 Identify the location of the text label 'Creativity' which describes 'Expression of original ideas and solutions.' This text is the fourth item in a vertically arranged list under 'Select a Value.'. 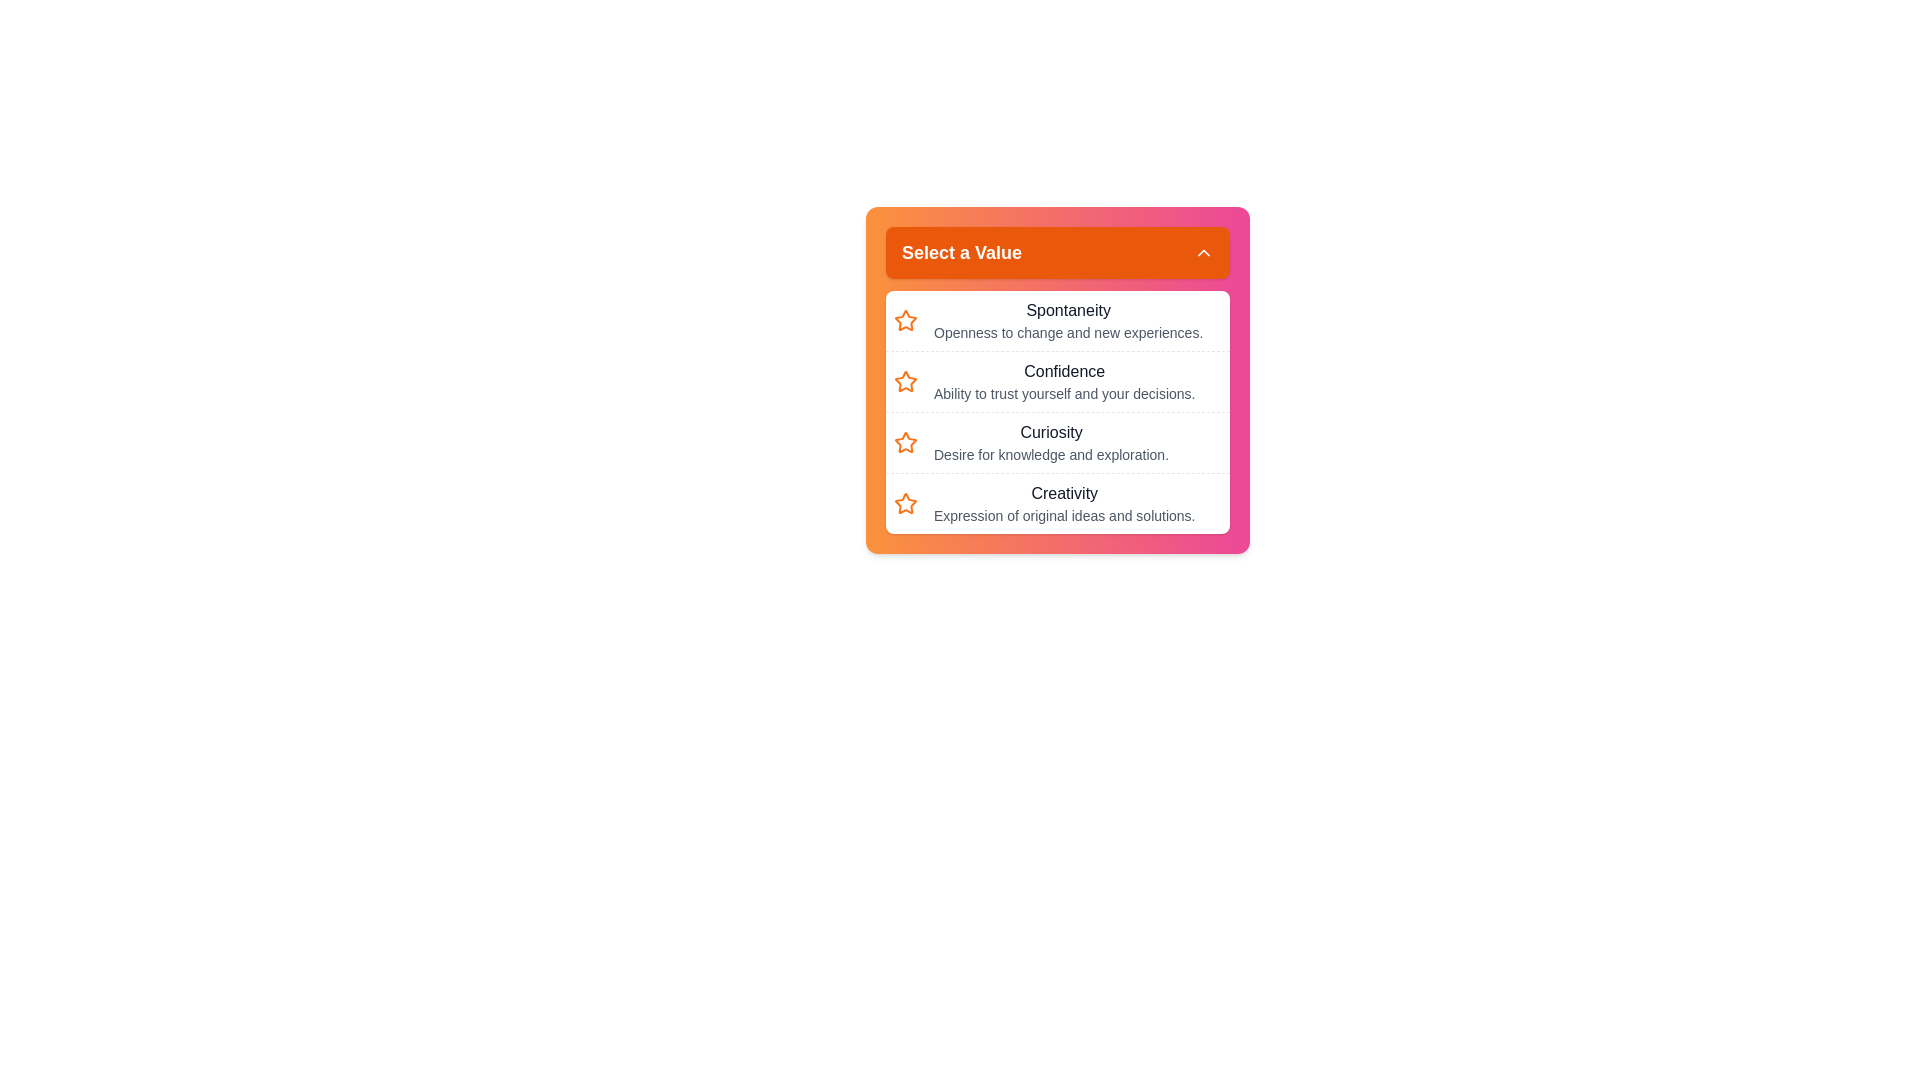
(1063, 503).